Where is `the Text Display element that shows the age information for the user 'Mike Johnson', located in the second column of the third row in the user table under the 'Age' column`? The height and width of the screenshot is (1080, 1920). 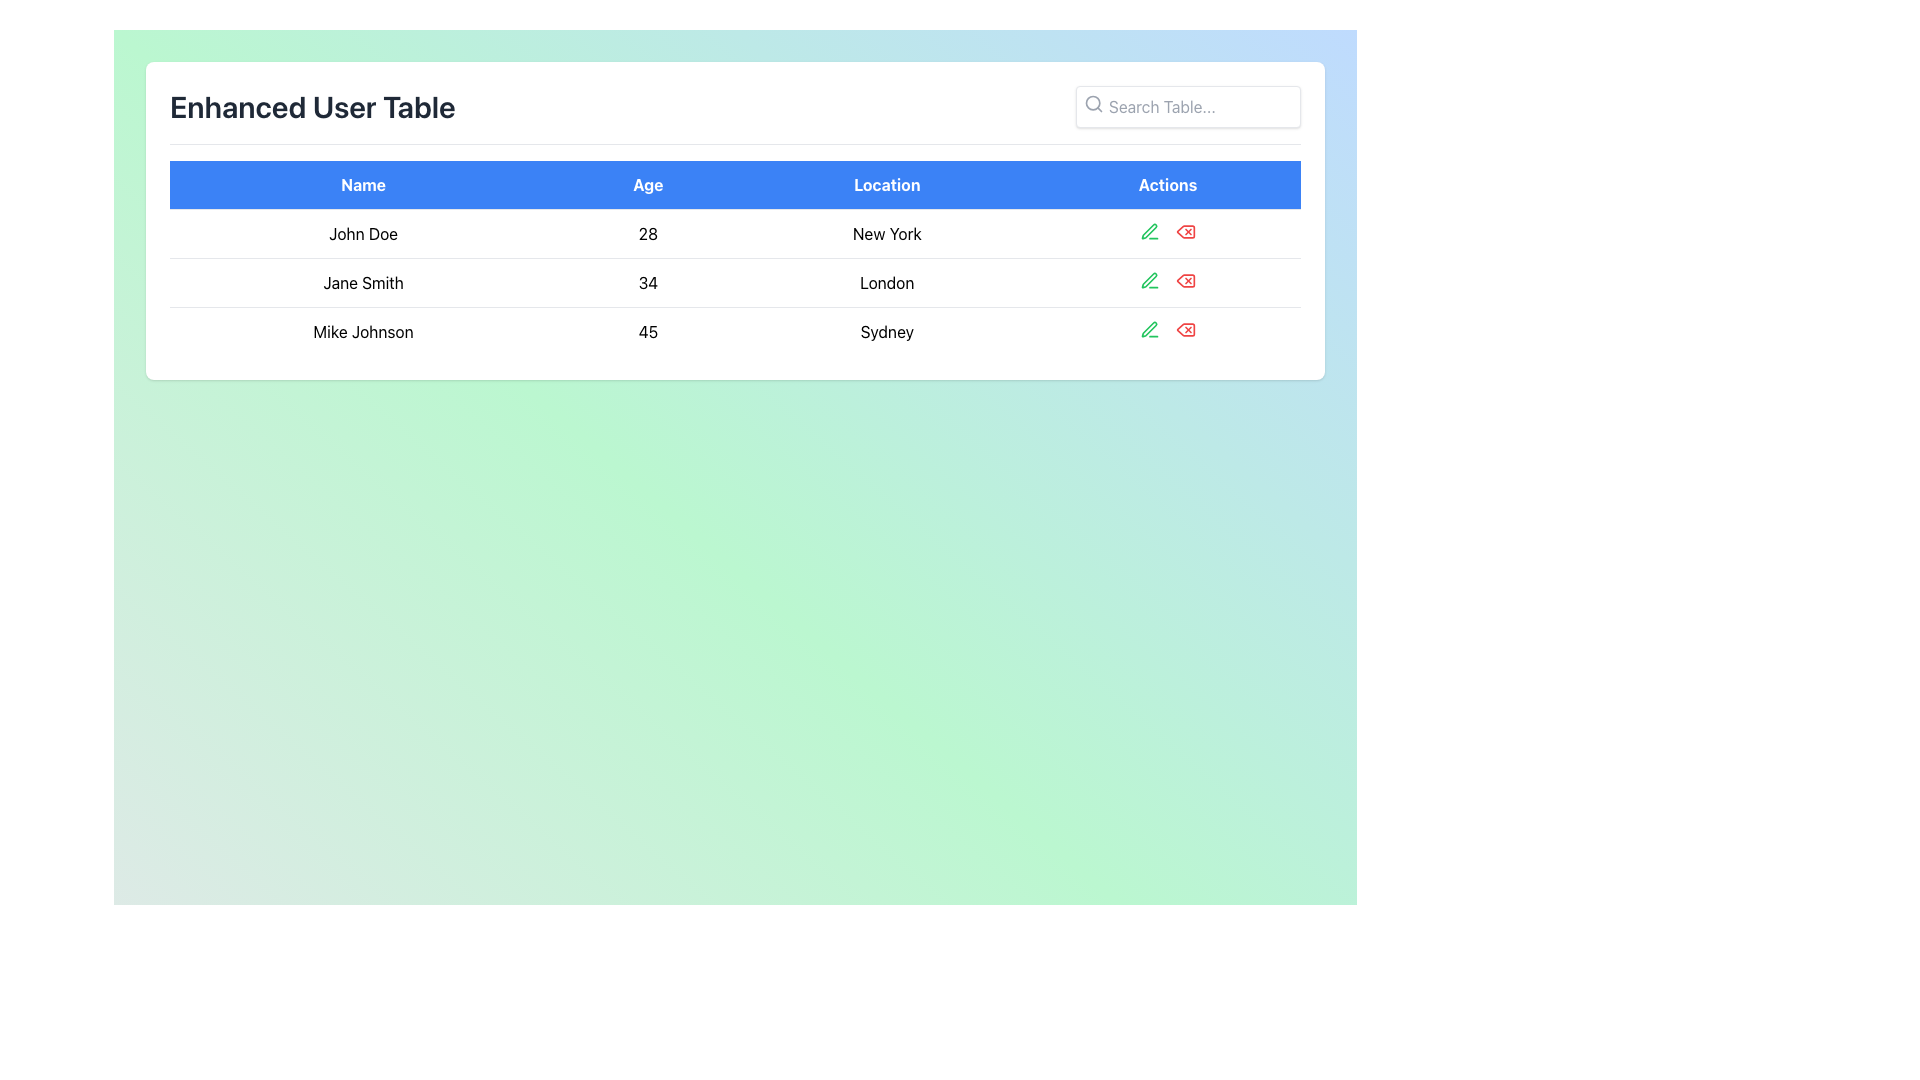 the Text Display element that shows the age information for the user 'Mike Johnson', located in the second column of the third row in the user table under the 'Age' column is located at coordinates (648, 330).